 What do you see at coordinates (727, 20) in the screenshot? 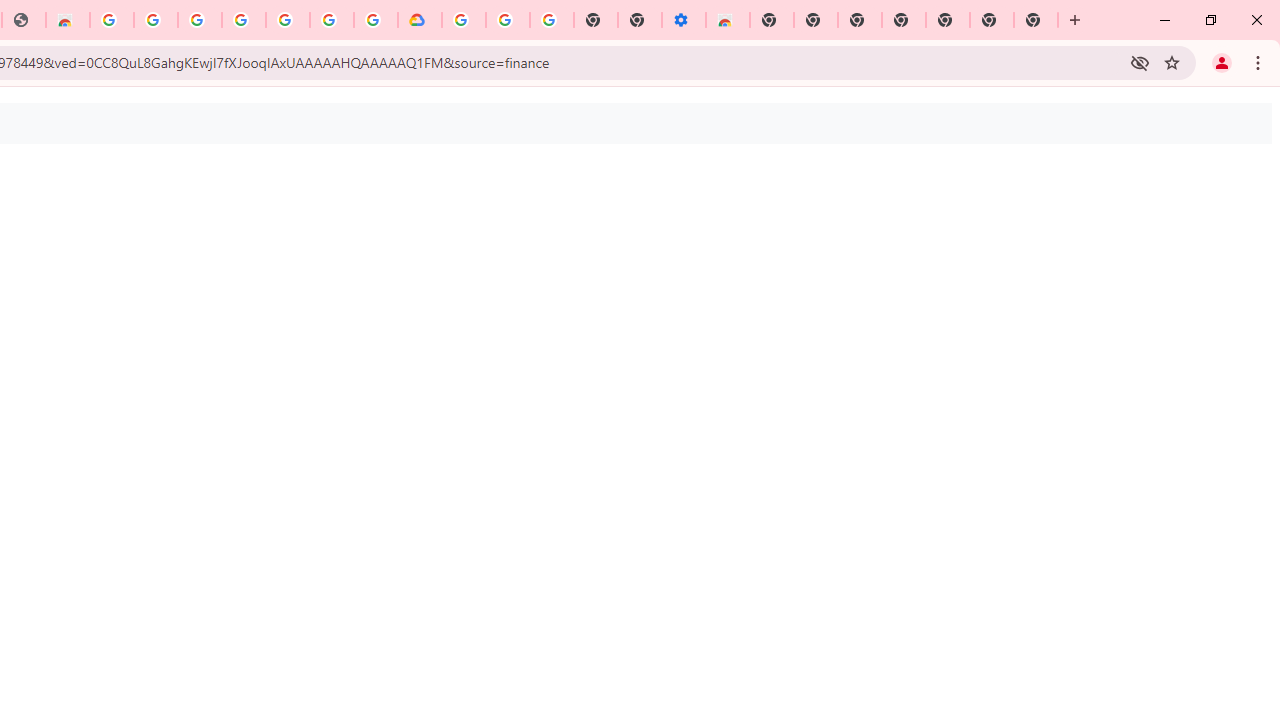
I see `'Chrome Web Store - Accessibility extensions'` at bounding box center [727, 20].